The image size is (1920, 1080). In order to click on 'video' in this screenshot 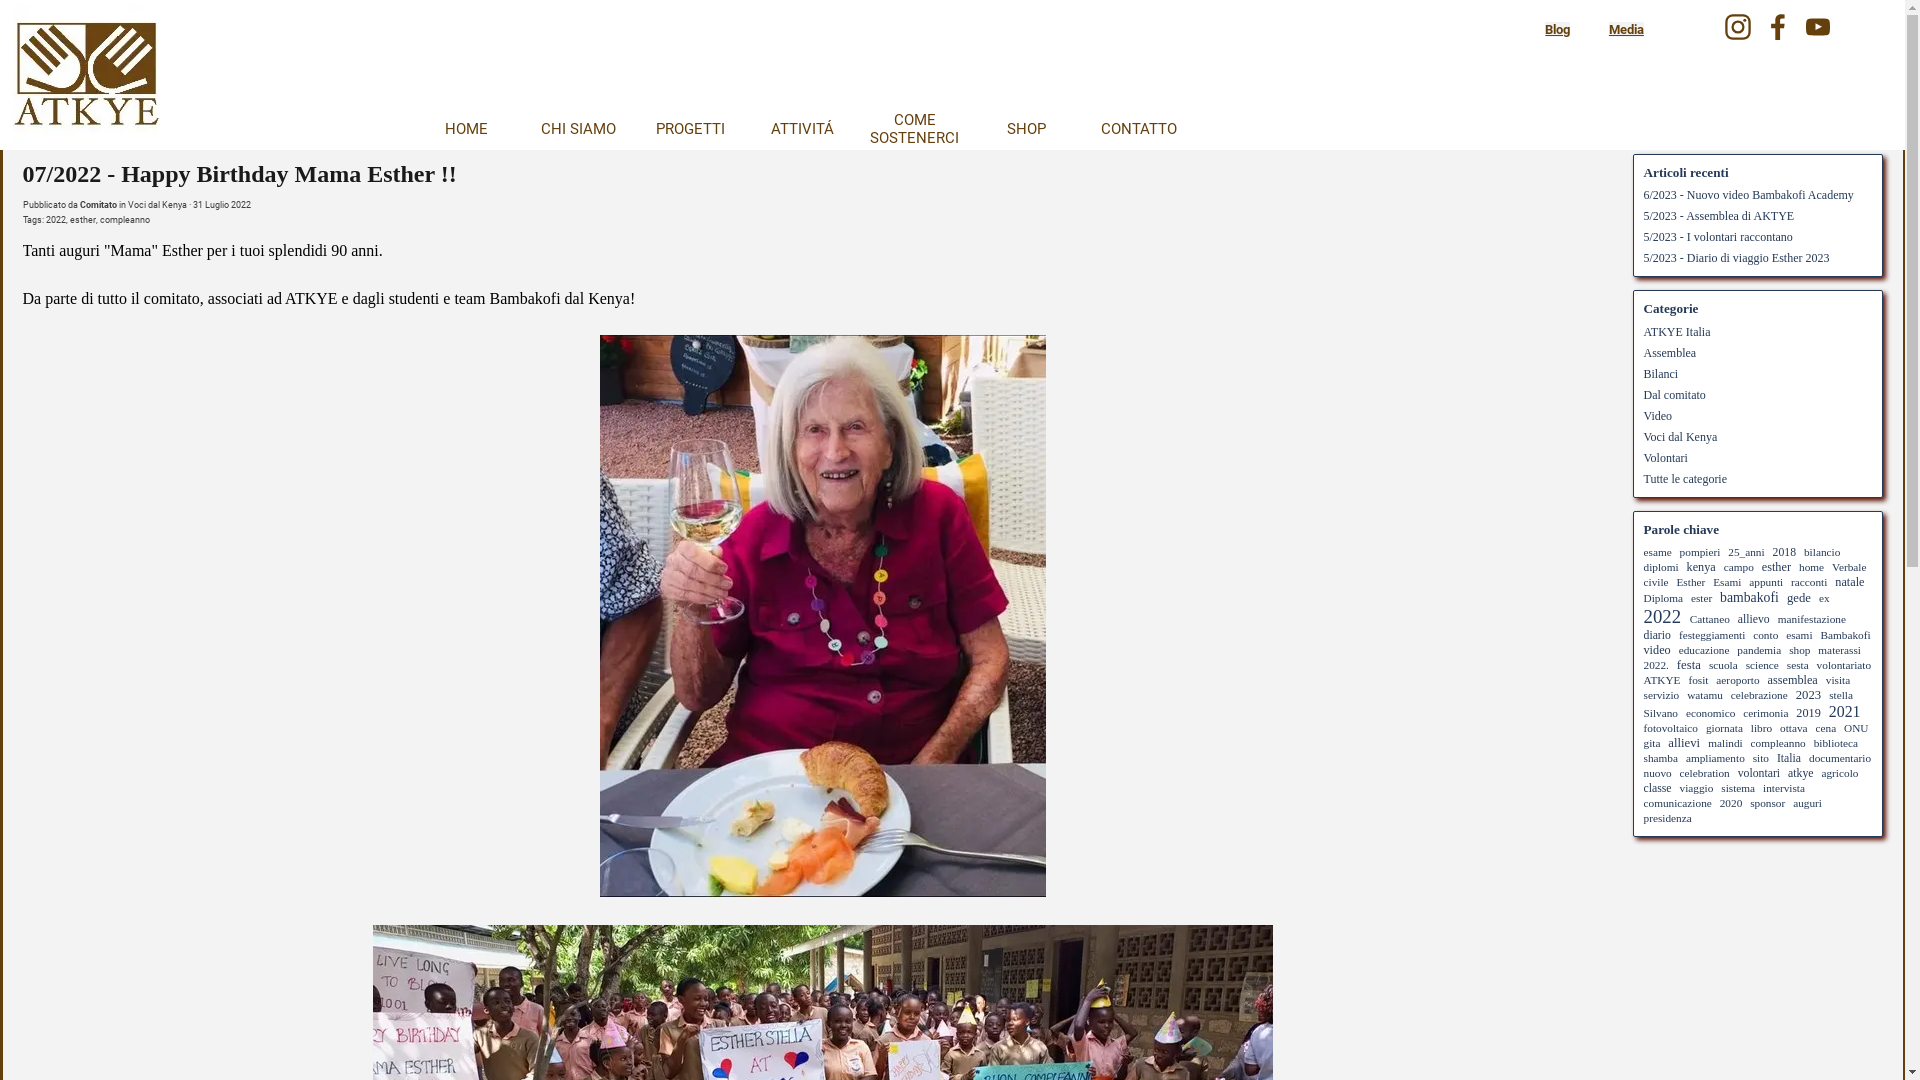, I will do `click(1657, 650)`.